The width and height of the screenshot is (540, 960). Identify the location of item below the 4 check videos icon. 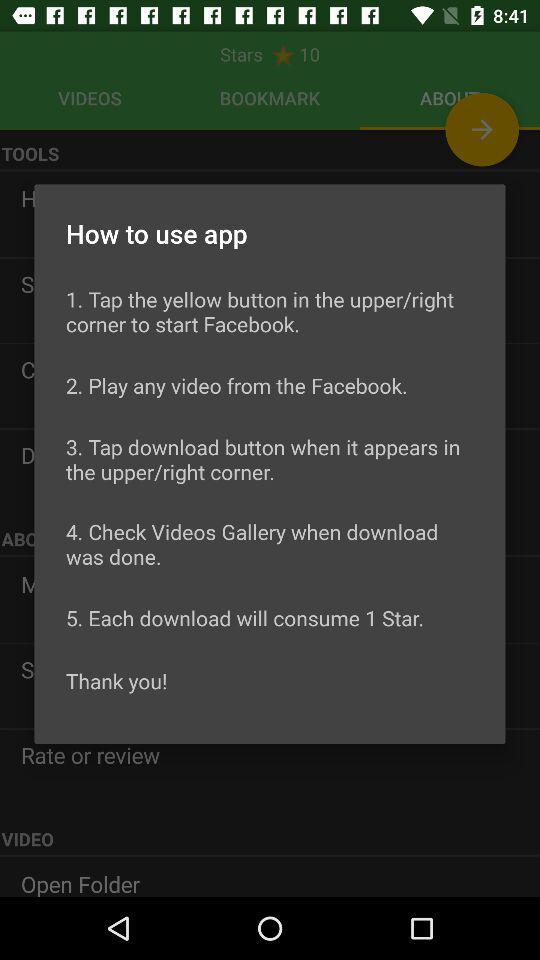
(245, 616).